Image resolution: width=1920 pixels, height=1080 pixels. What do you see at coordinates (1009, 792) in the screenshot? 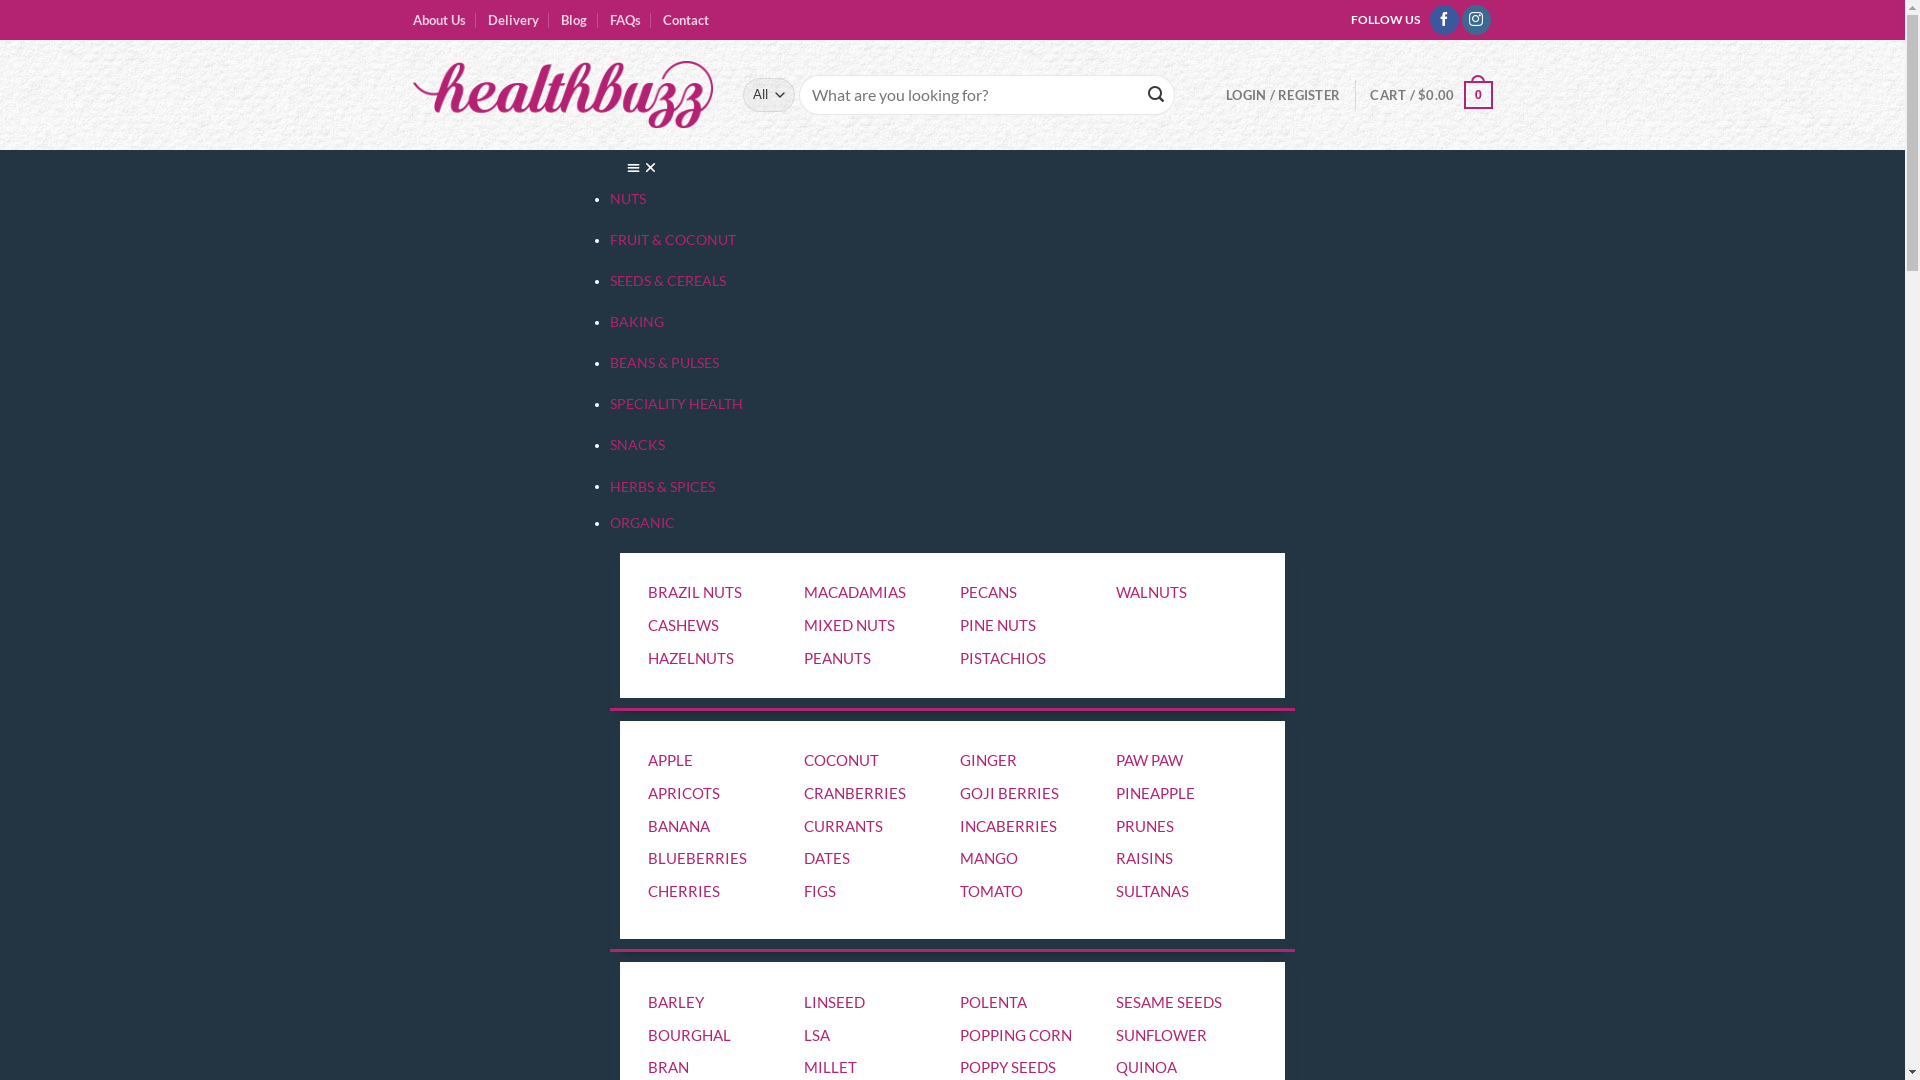
I see `'GOJI BERRIES'` at bounding box center [1009, 792].